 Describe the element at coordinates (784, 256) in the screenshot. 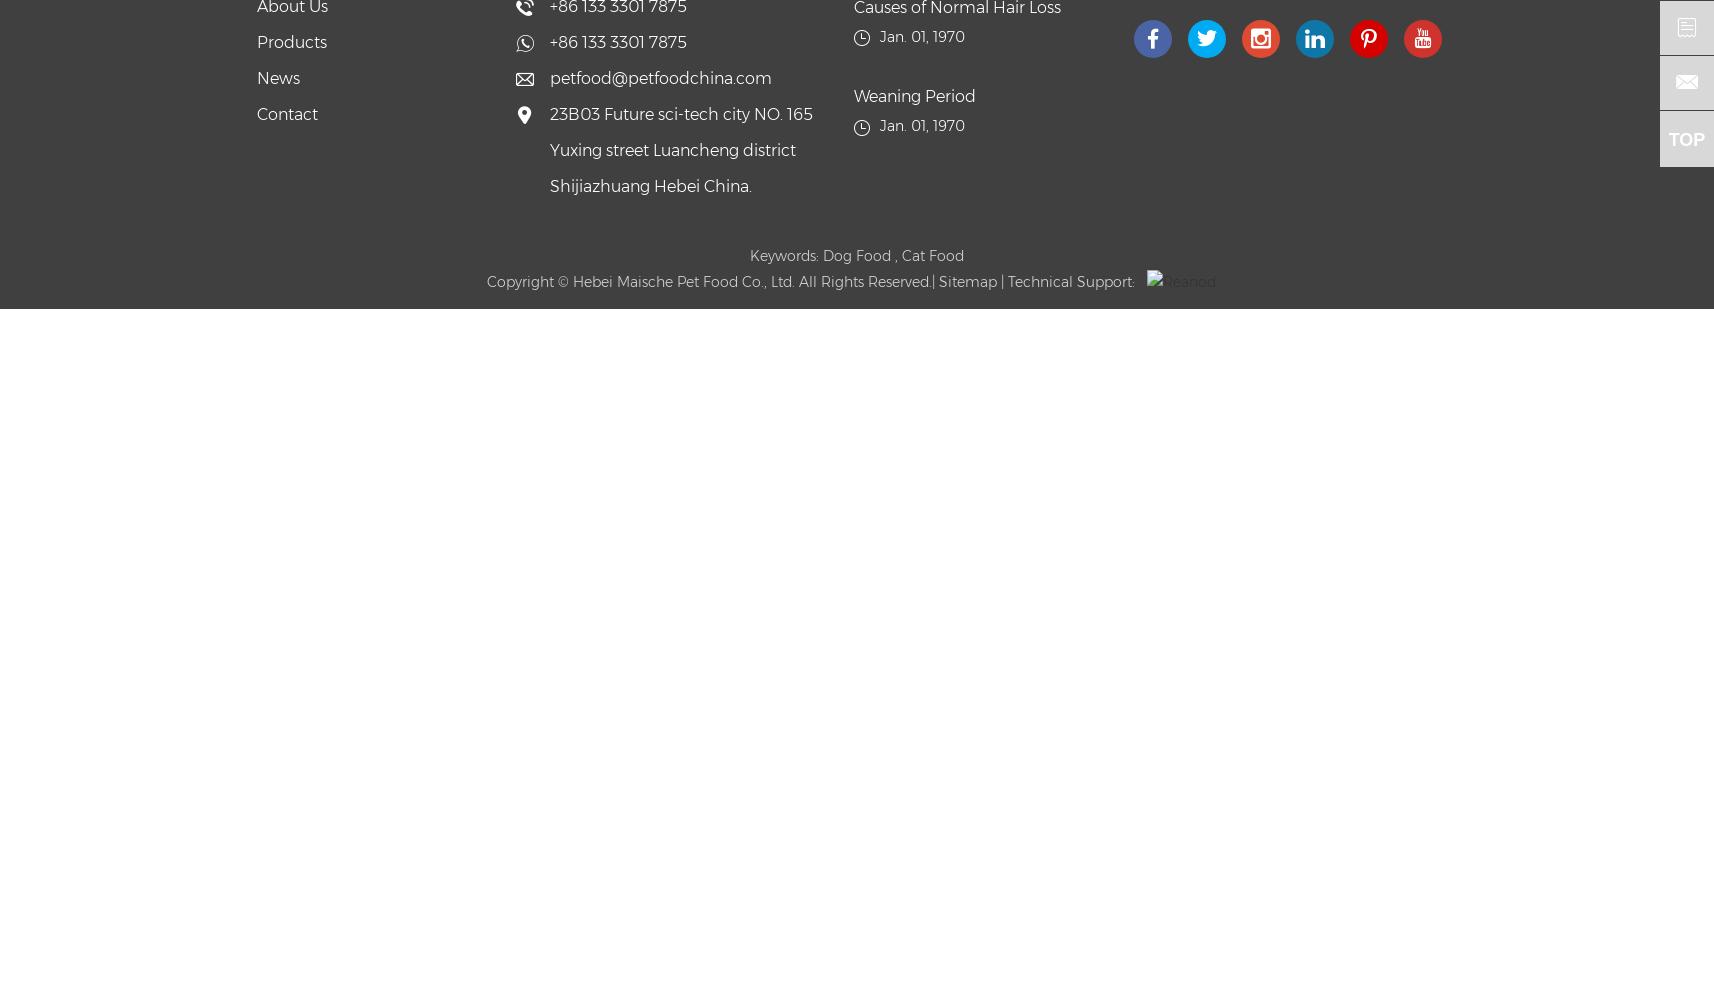

I see `'Keywords:'` at that location.